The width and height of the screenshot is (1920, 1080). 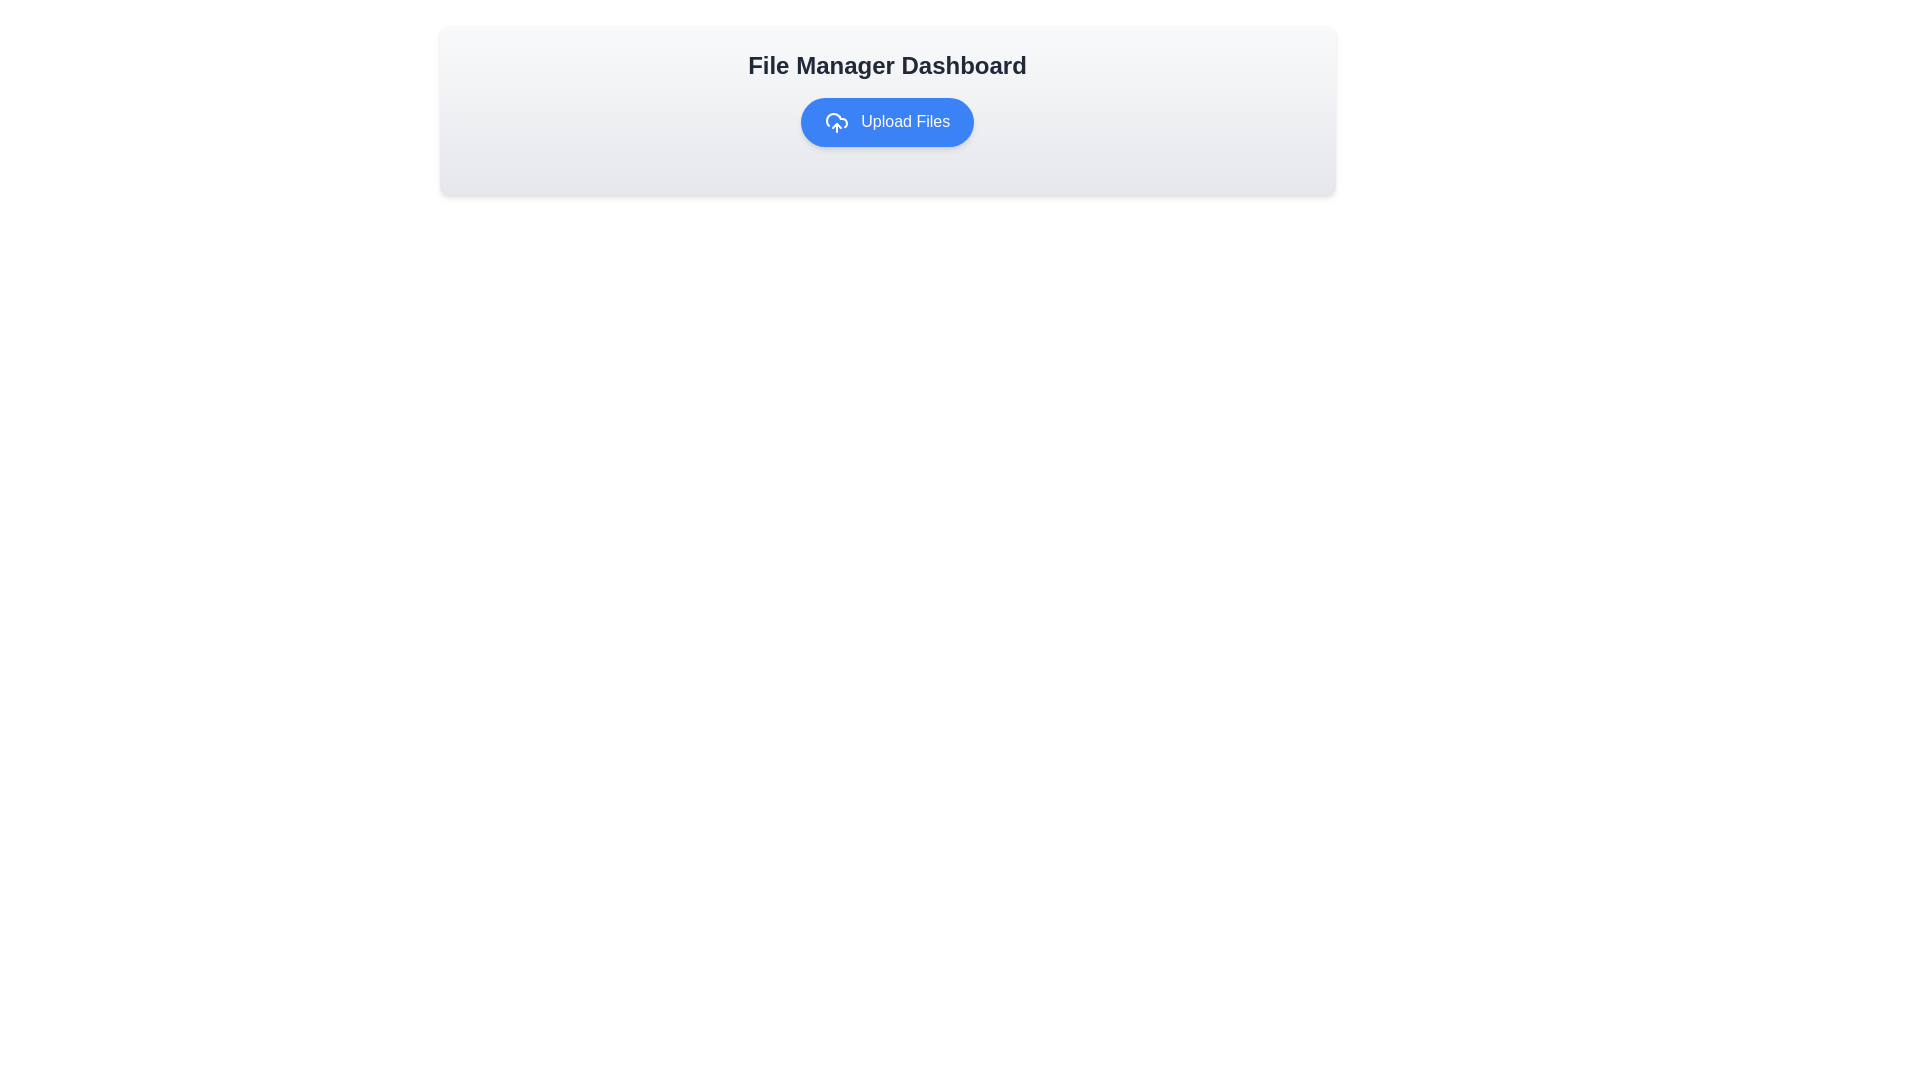 I want to click on the 'Upload Files' button located in the header section of the interface for file management, so click(x=886, y=110).